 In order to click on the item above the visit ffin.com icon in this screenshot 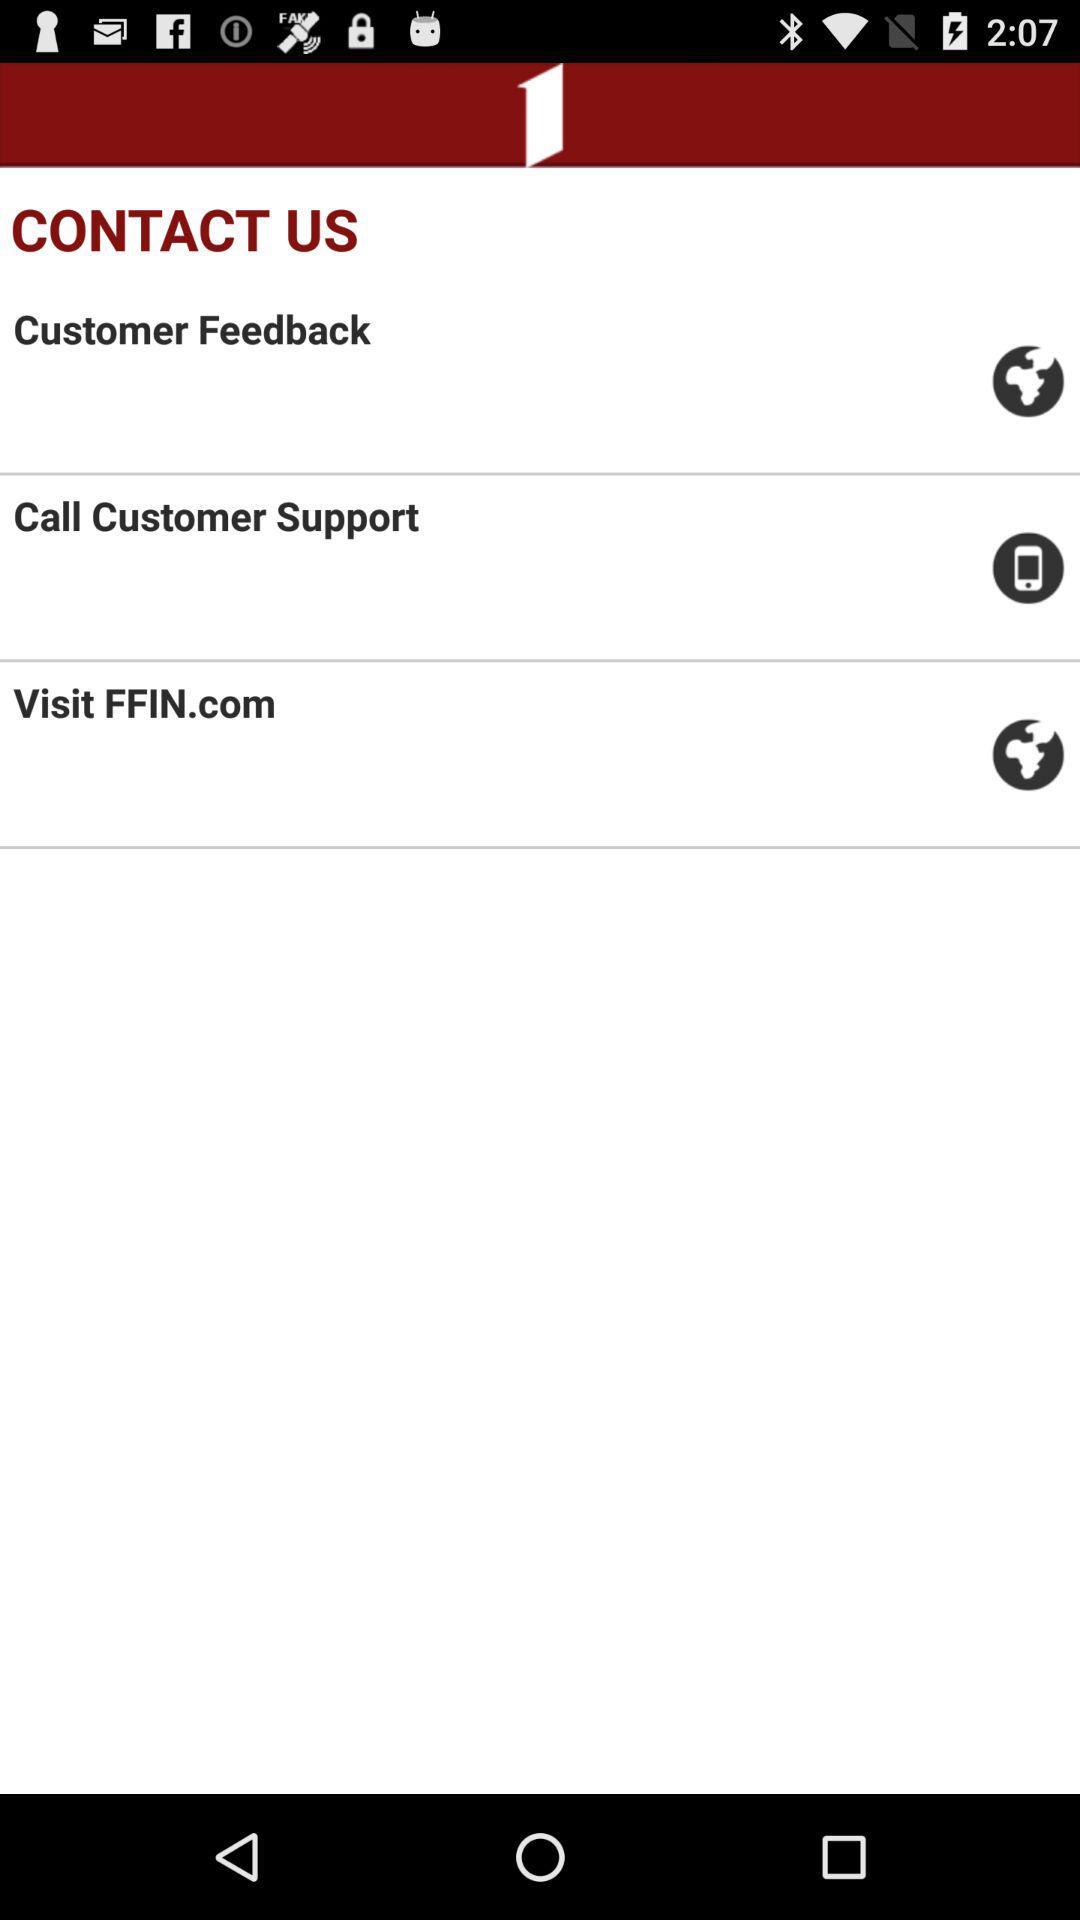, I will do `click(216, 515)`.